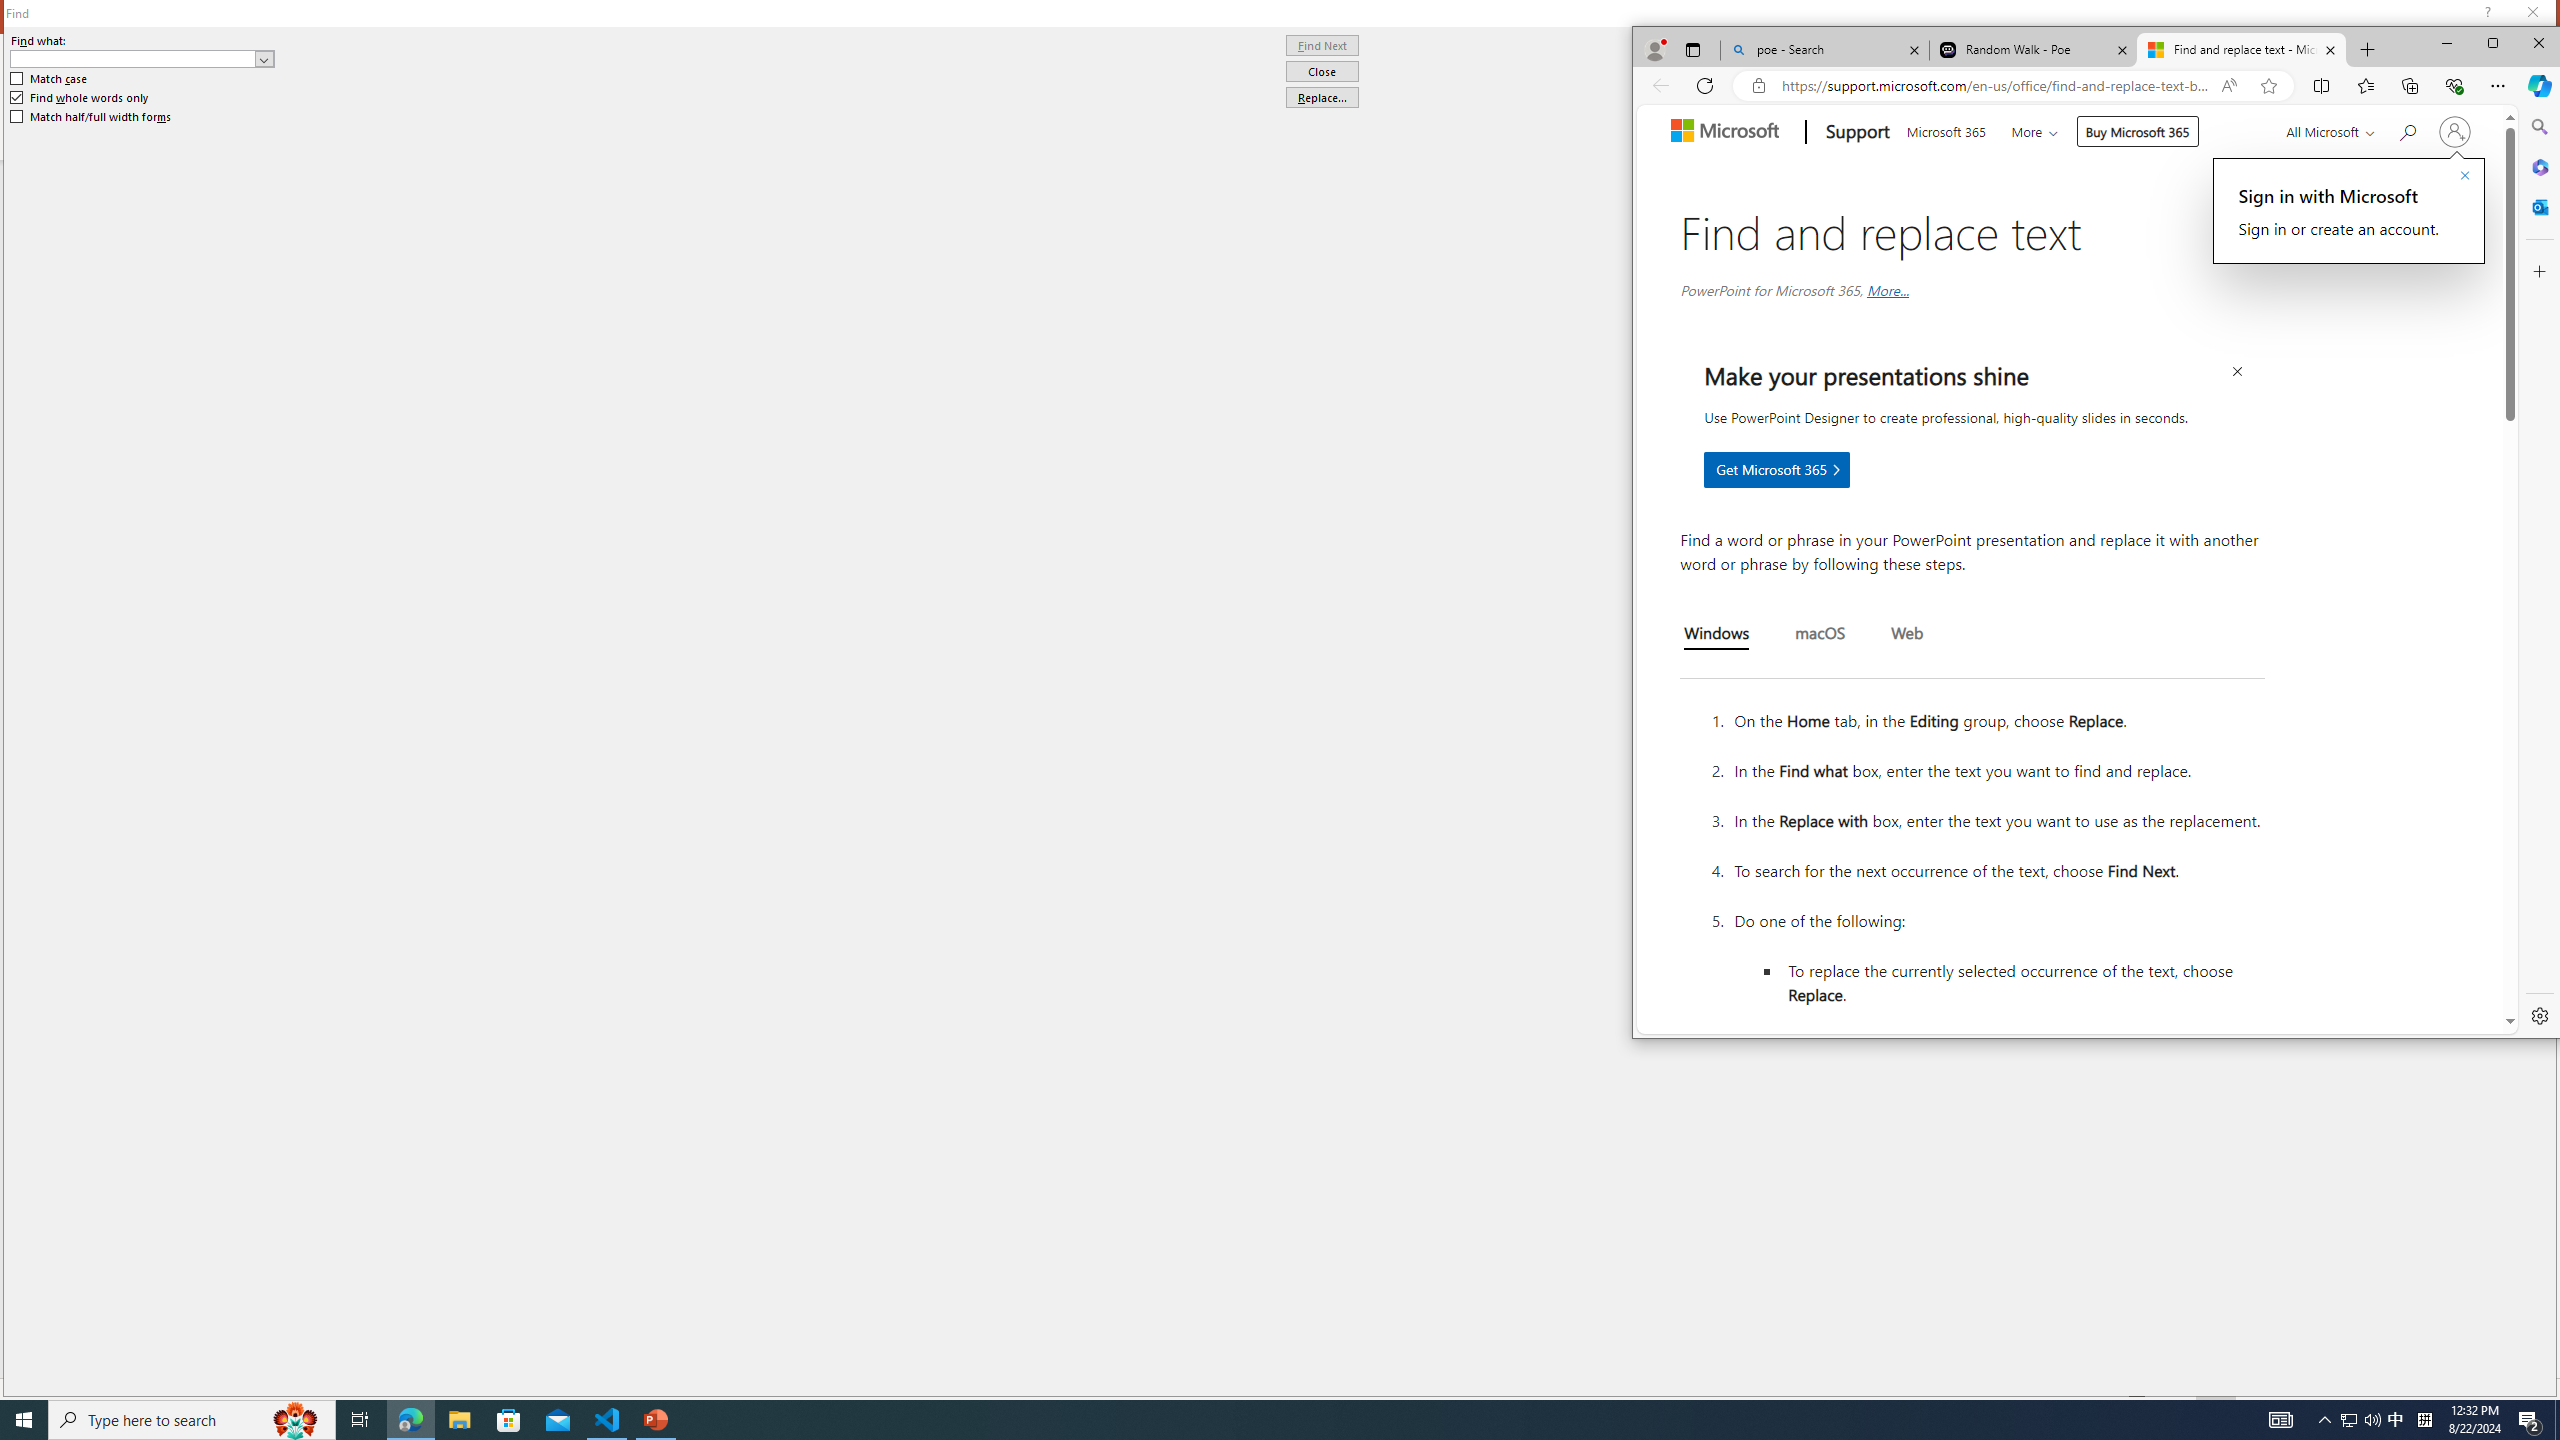  What do you see at coordinates (1855, 133) in the screenshot?
I see `'Support'` at bounding box center [1855, 133].